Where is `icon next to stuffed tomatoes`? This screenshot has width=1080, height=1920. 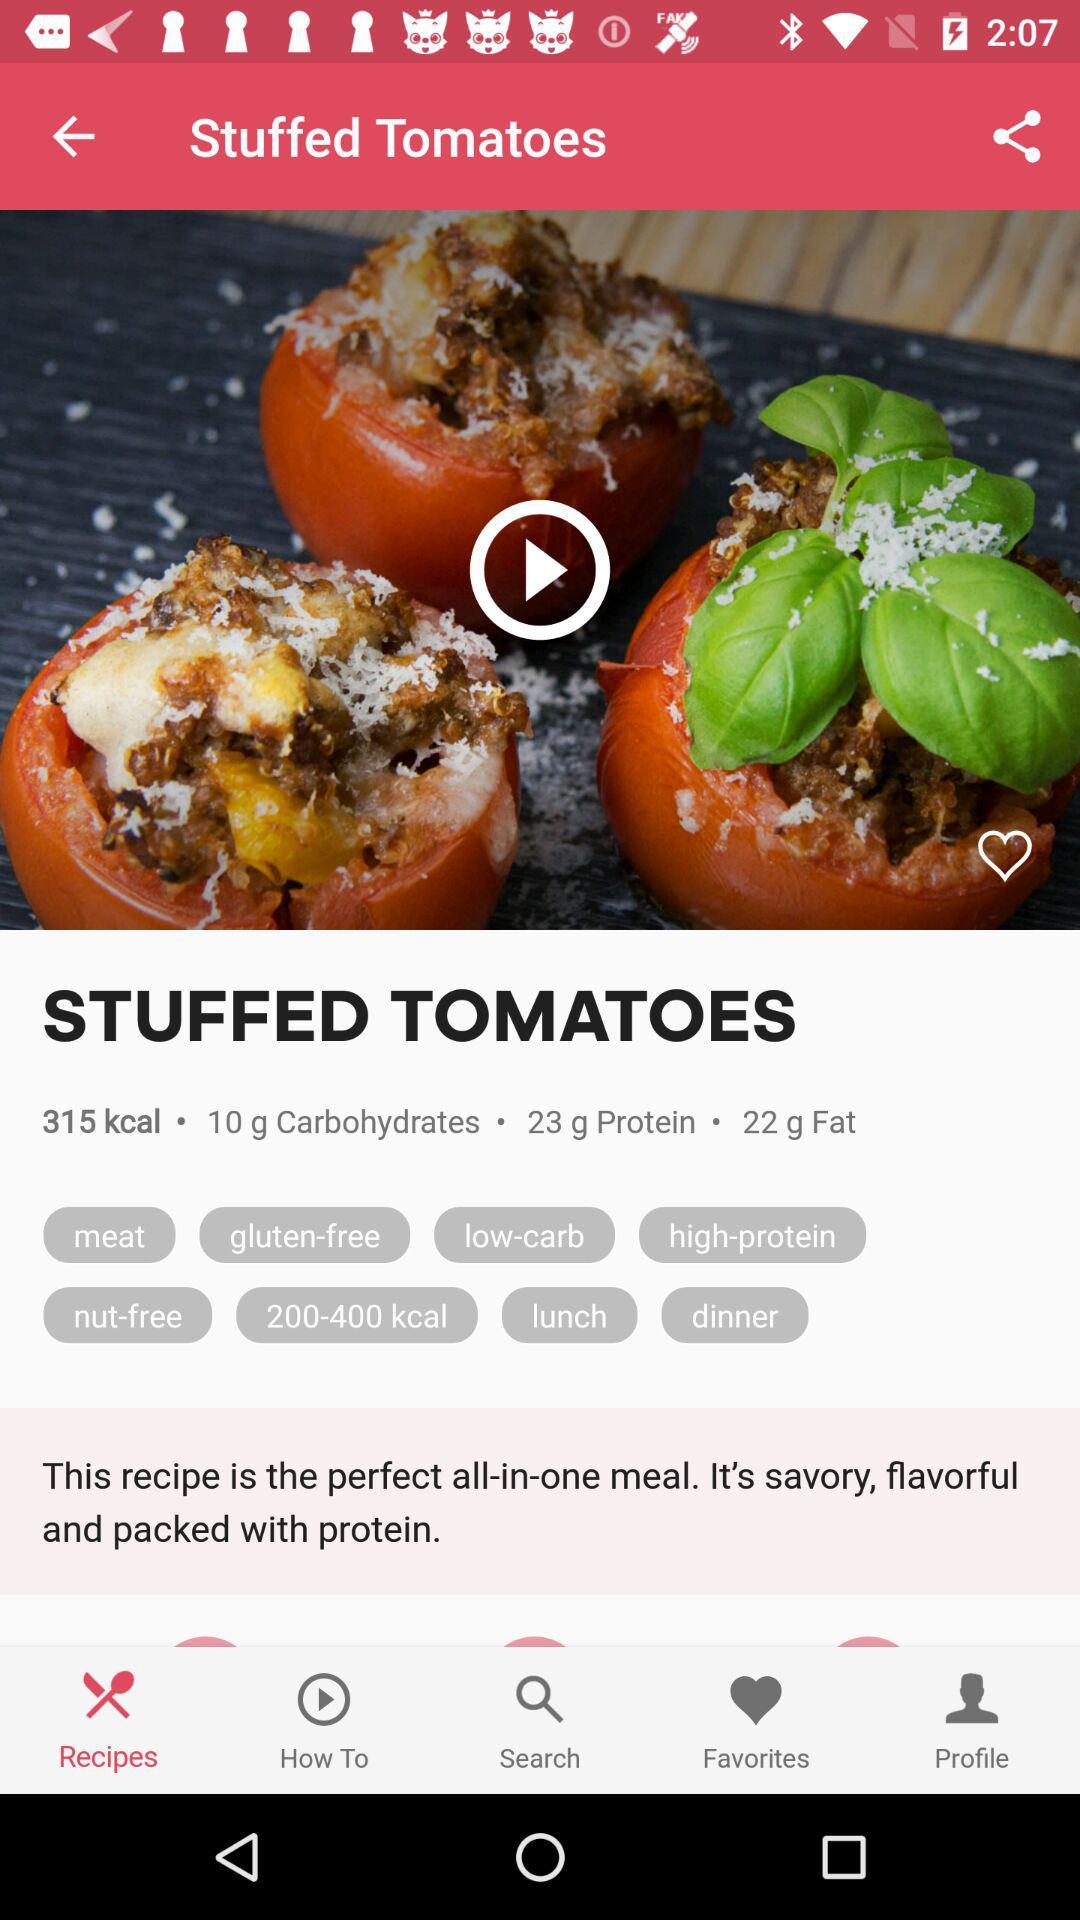
icon next to stuffed tomatoes is located at coordinates (72, 135).